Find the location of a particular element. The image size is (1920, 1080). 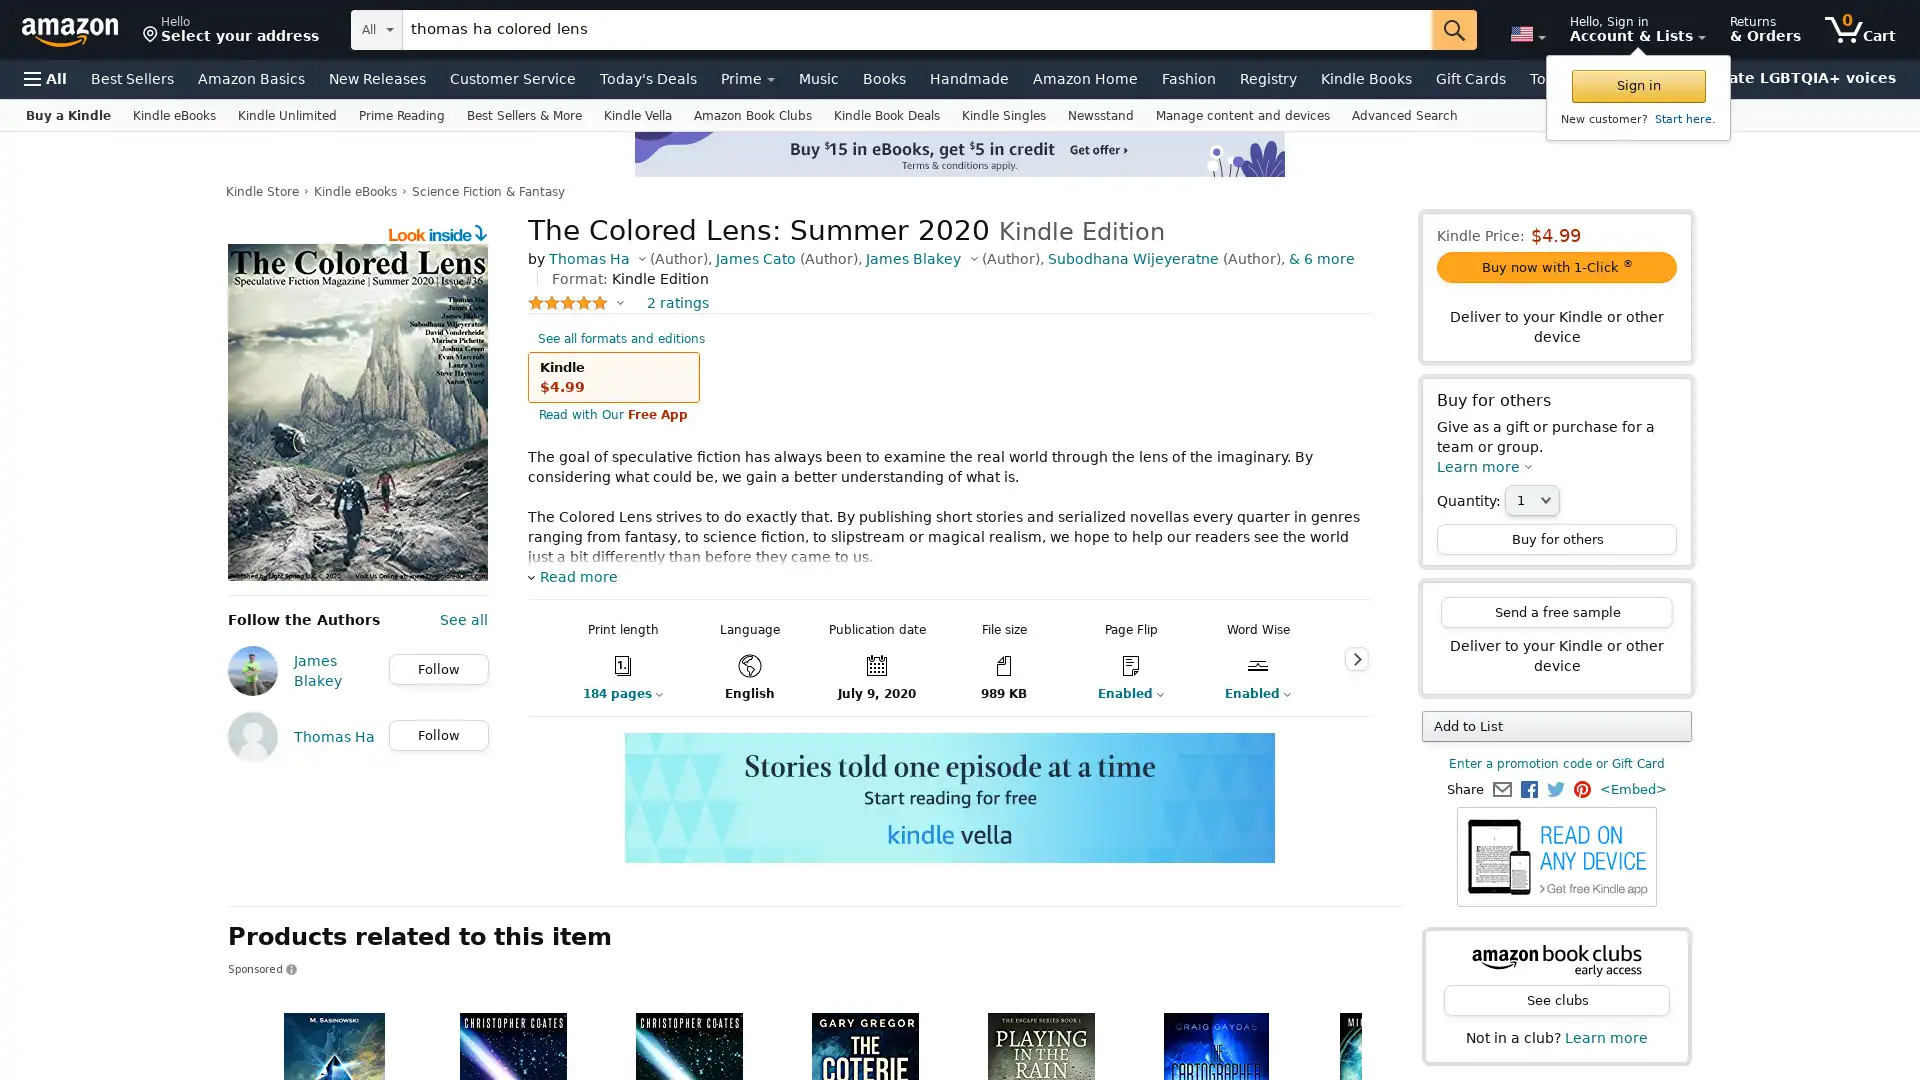

5.0 out of 5 stars is located at coordinates (575, 303).